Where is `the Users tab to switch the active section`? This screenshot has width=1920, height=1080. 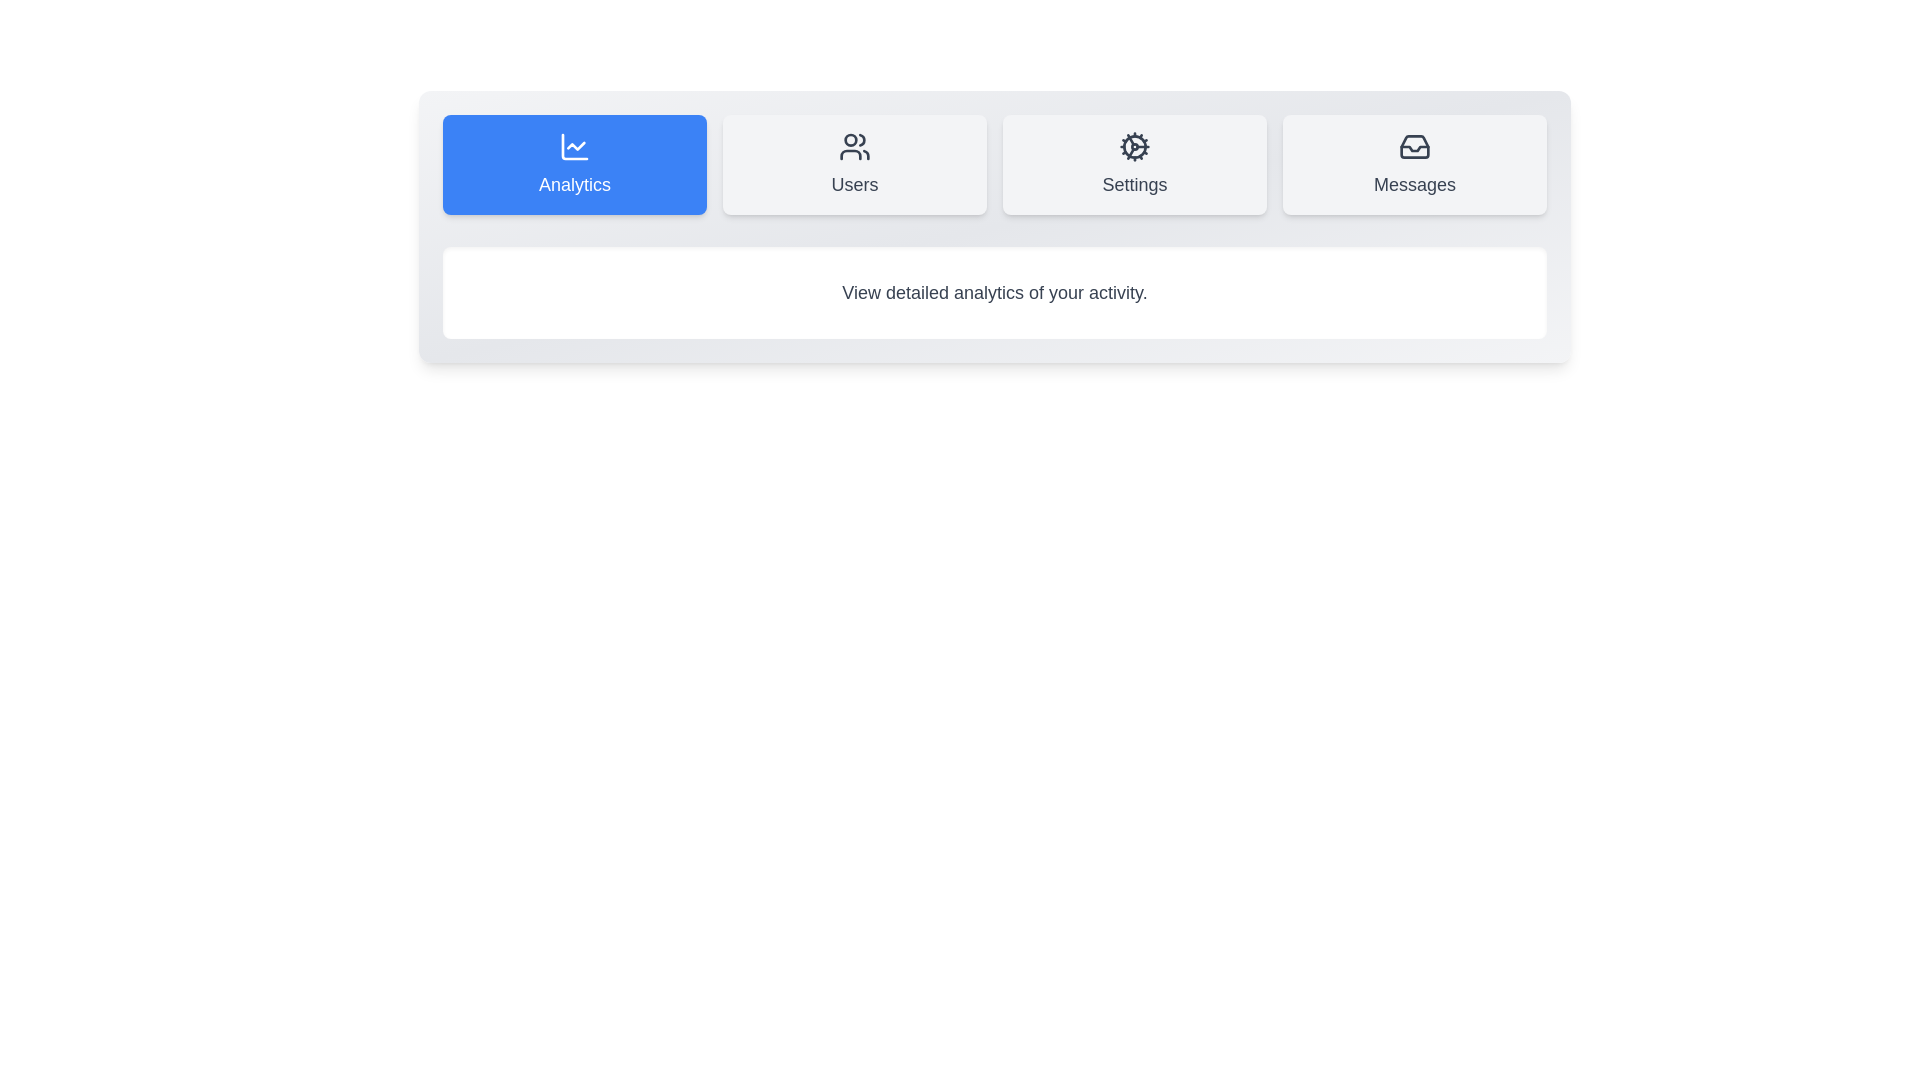
the Users tab to switch the active section is located at coordinates (854, 164).